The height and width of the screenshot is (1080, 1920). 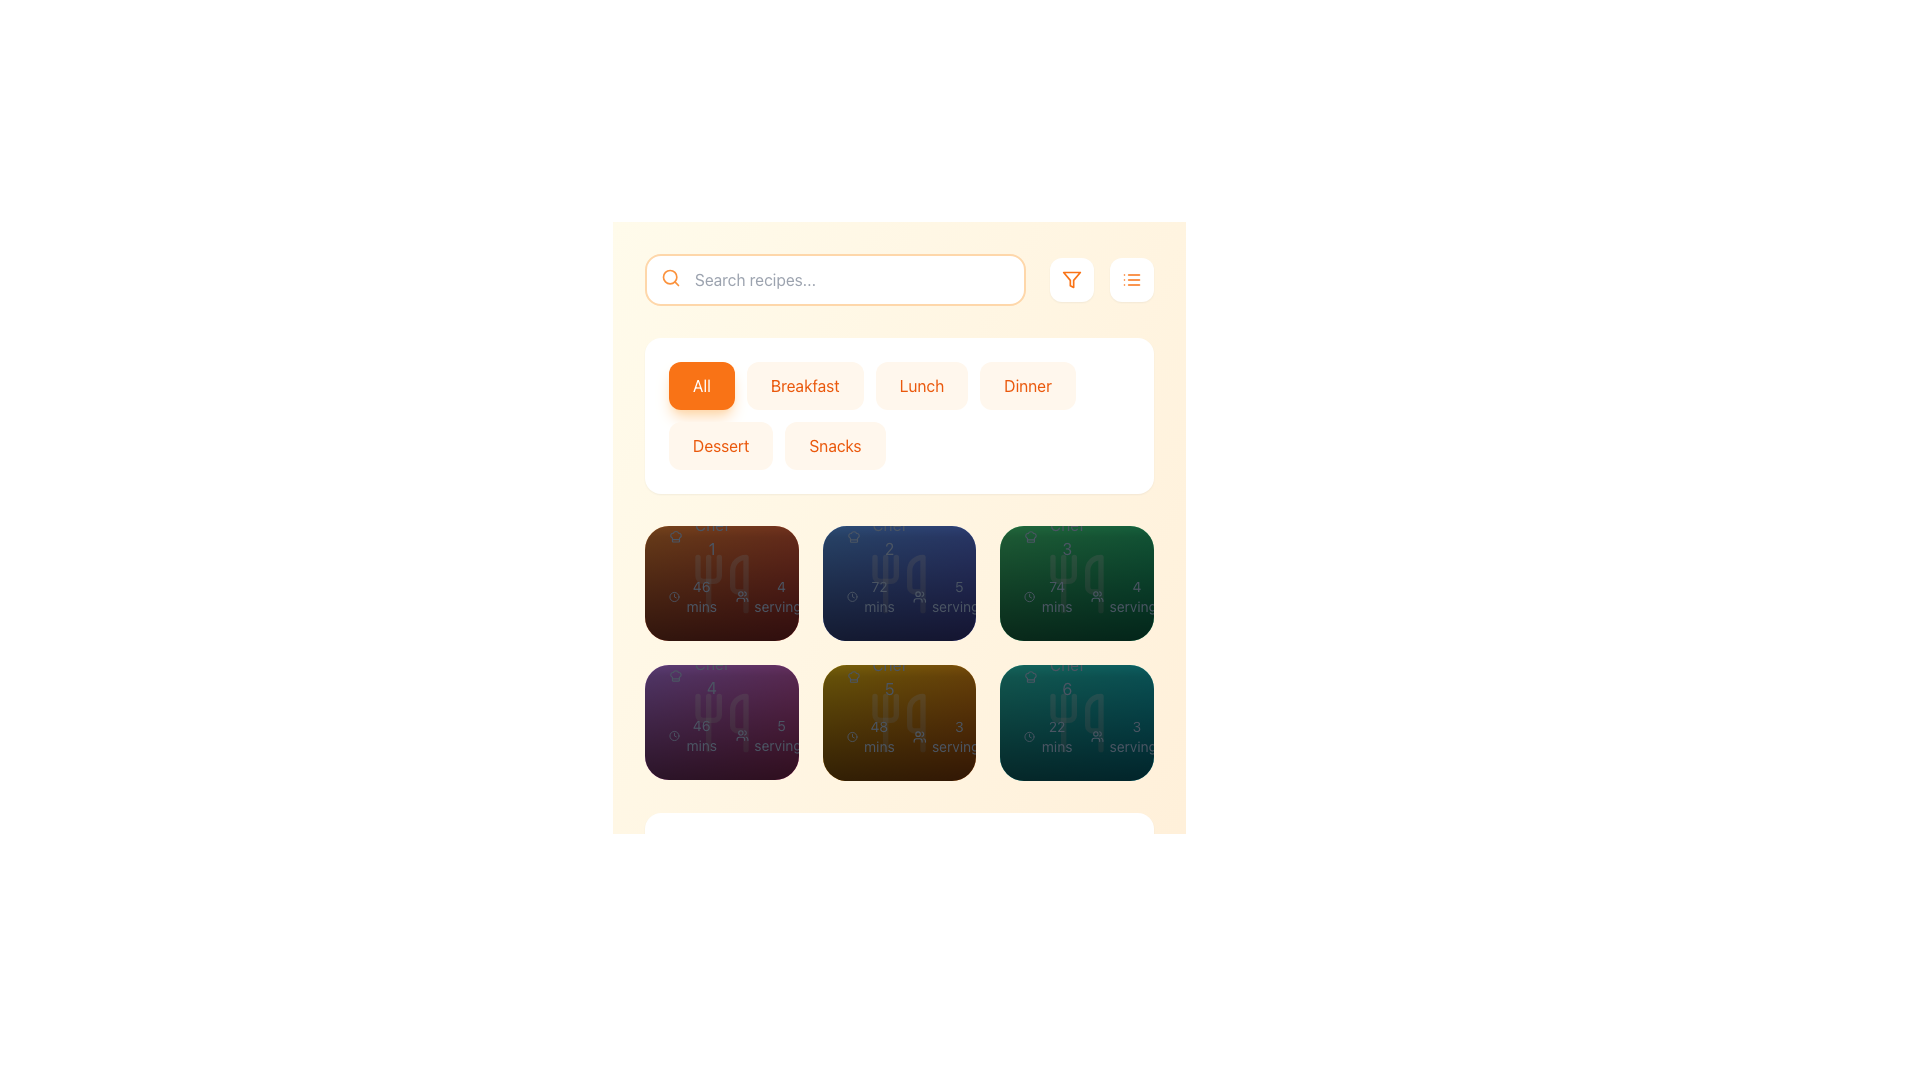 What do you see at coordinates (871, 736) in the screenshot?
I see `the text label indicating a duration of approximately 48 minutes, located in the second card of the second row, to the left of the '3 servings' text label` at bounding box center [871, 736].